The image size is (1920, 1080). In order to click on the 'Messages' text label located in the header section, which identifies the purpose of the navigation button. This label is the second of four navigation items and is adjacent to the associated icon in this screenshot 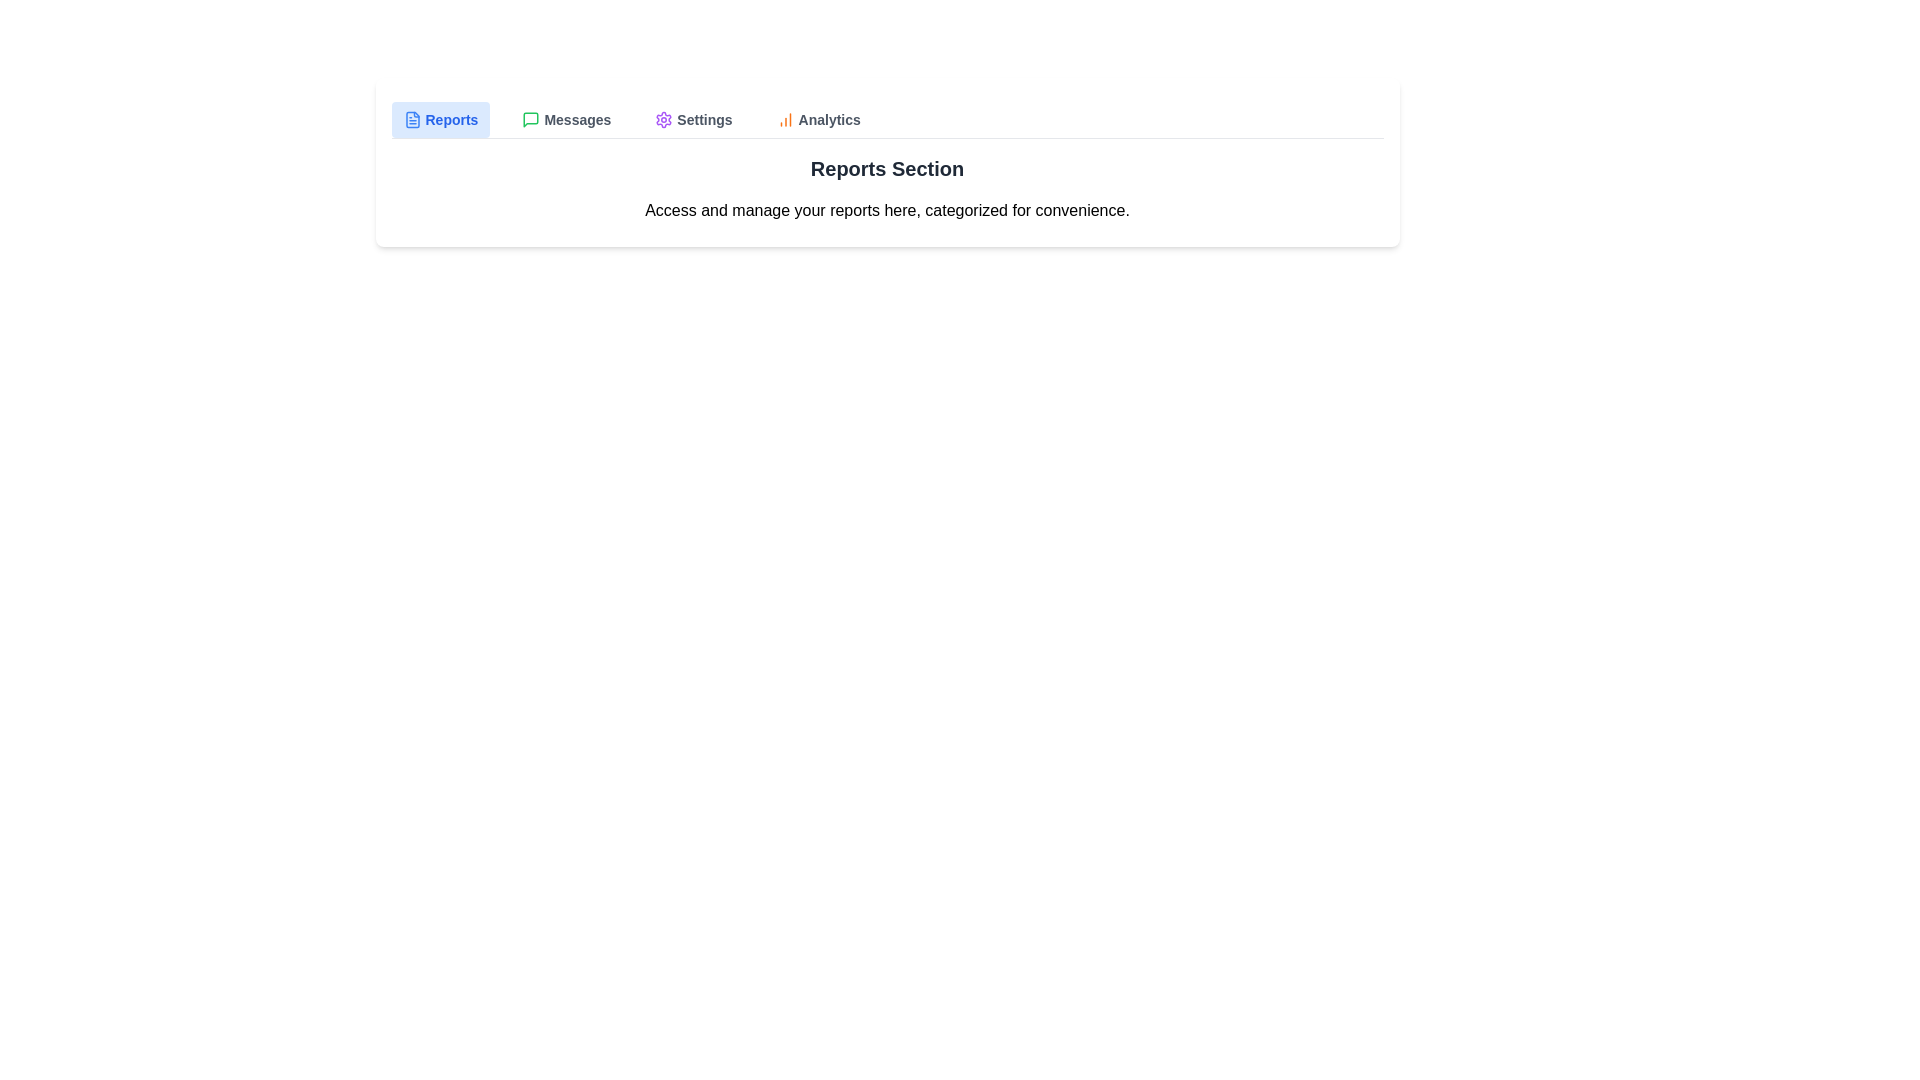, I will do `click(576, 119)`.